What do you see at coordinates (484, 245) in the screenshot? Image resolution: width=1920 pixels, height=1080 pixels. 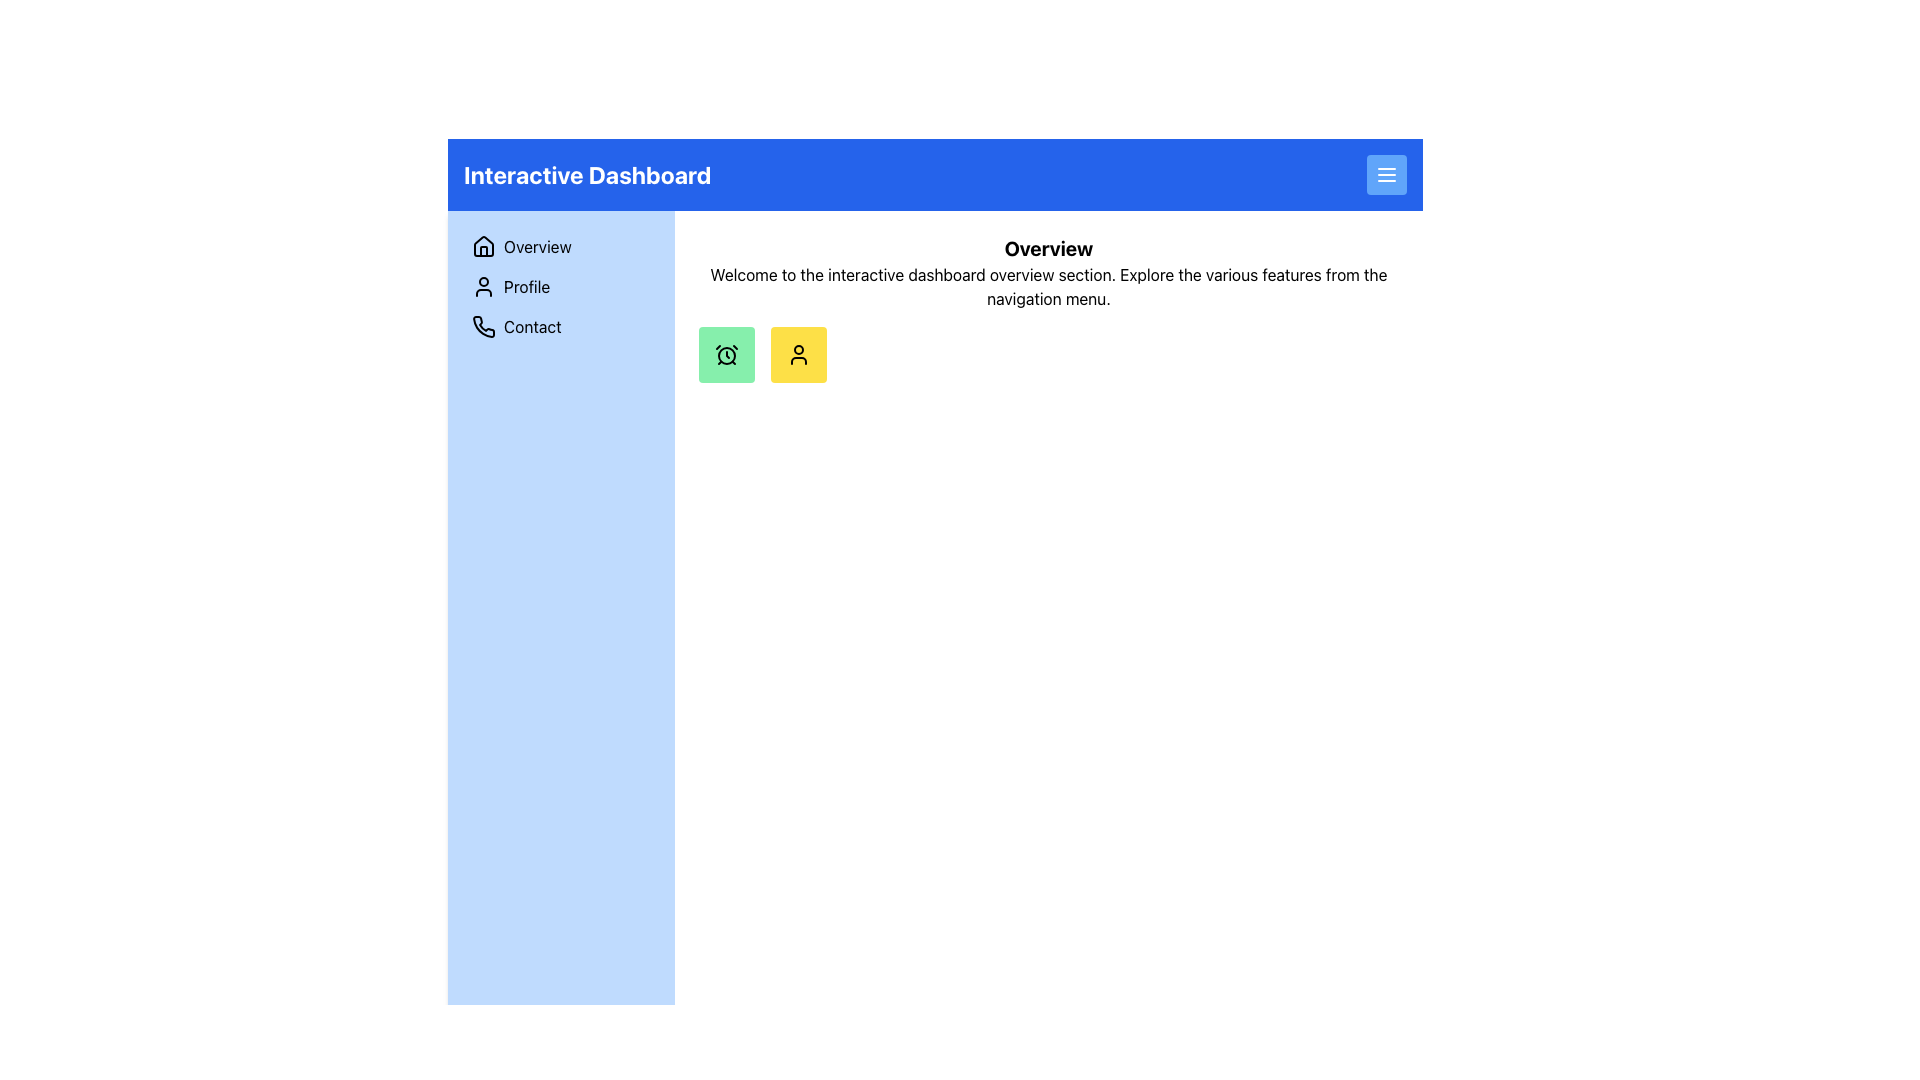 I see `the 'Overview' icon in the left-hand navigation menu` at bounding box center [484, 245].